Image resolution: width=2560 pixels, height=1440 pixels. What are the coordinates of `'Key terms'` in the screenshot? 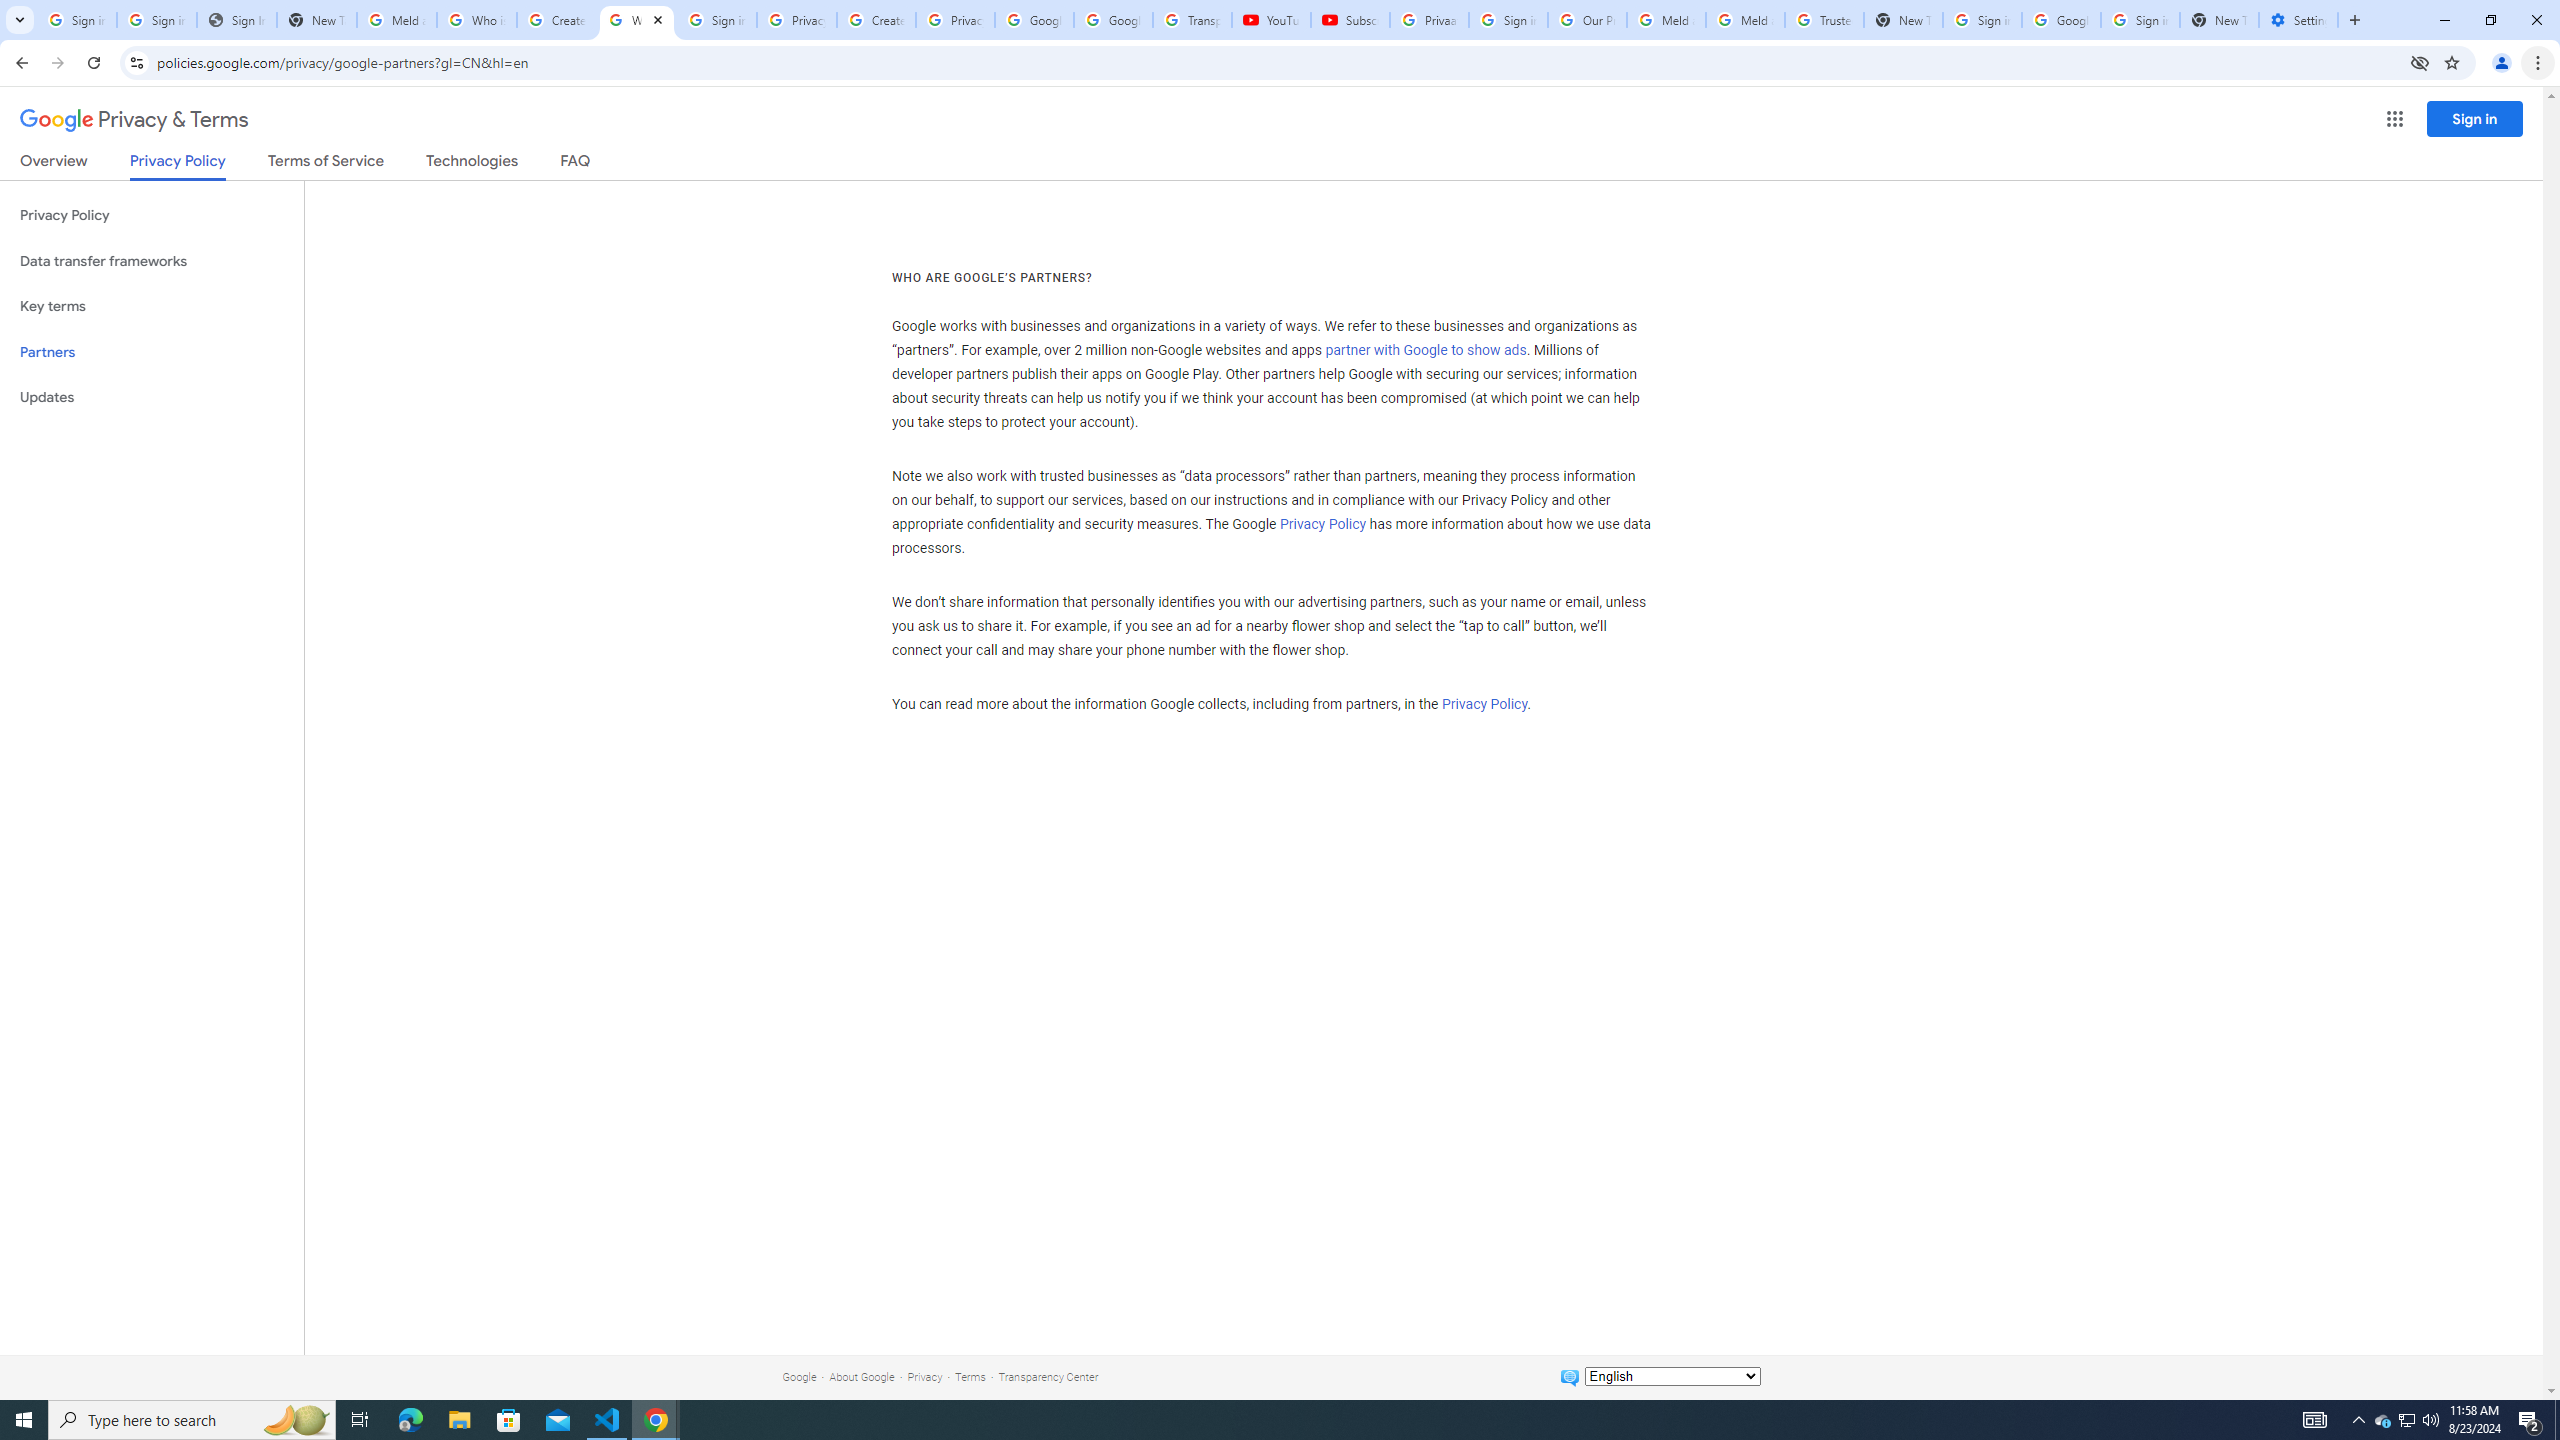 It's located at (151, 306).